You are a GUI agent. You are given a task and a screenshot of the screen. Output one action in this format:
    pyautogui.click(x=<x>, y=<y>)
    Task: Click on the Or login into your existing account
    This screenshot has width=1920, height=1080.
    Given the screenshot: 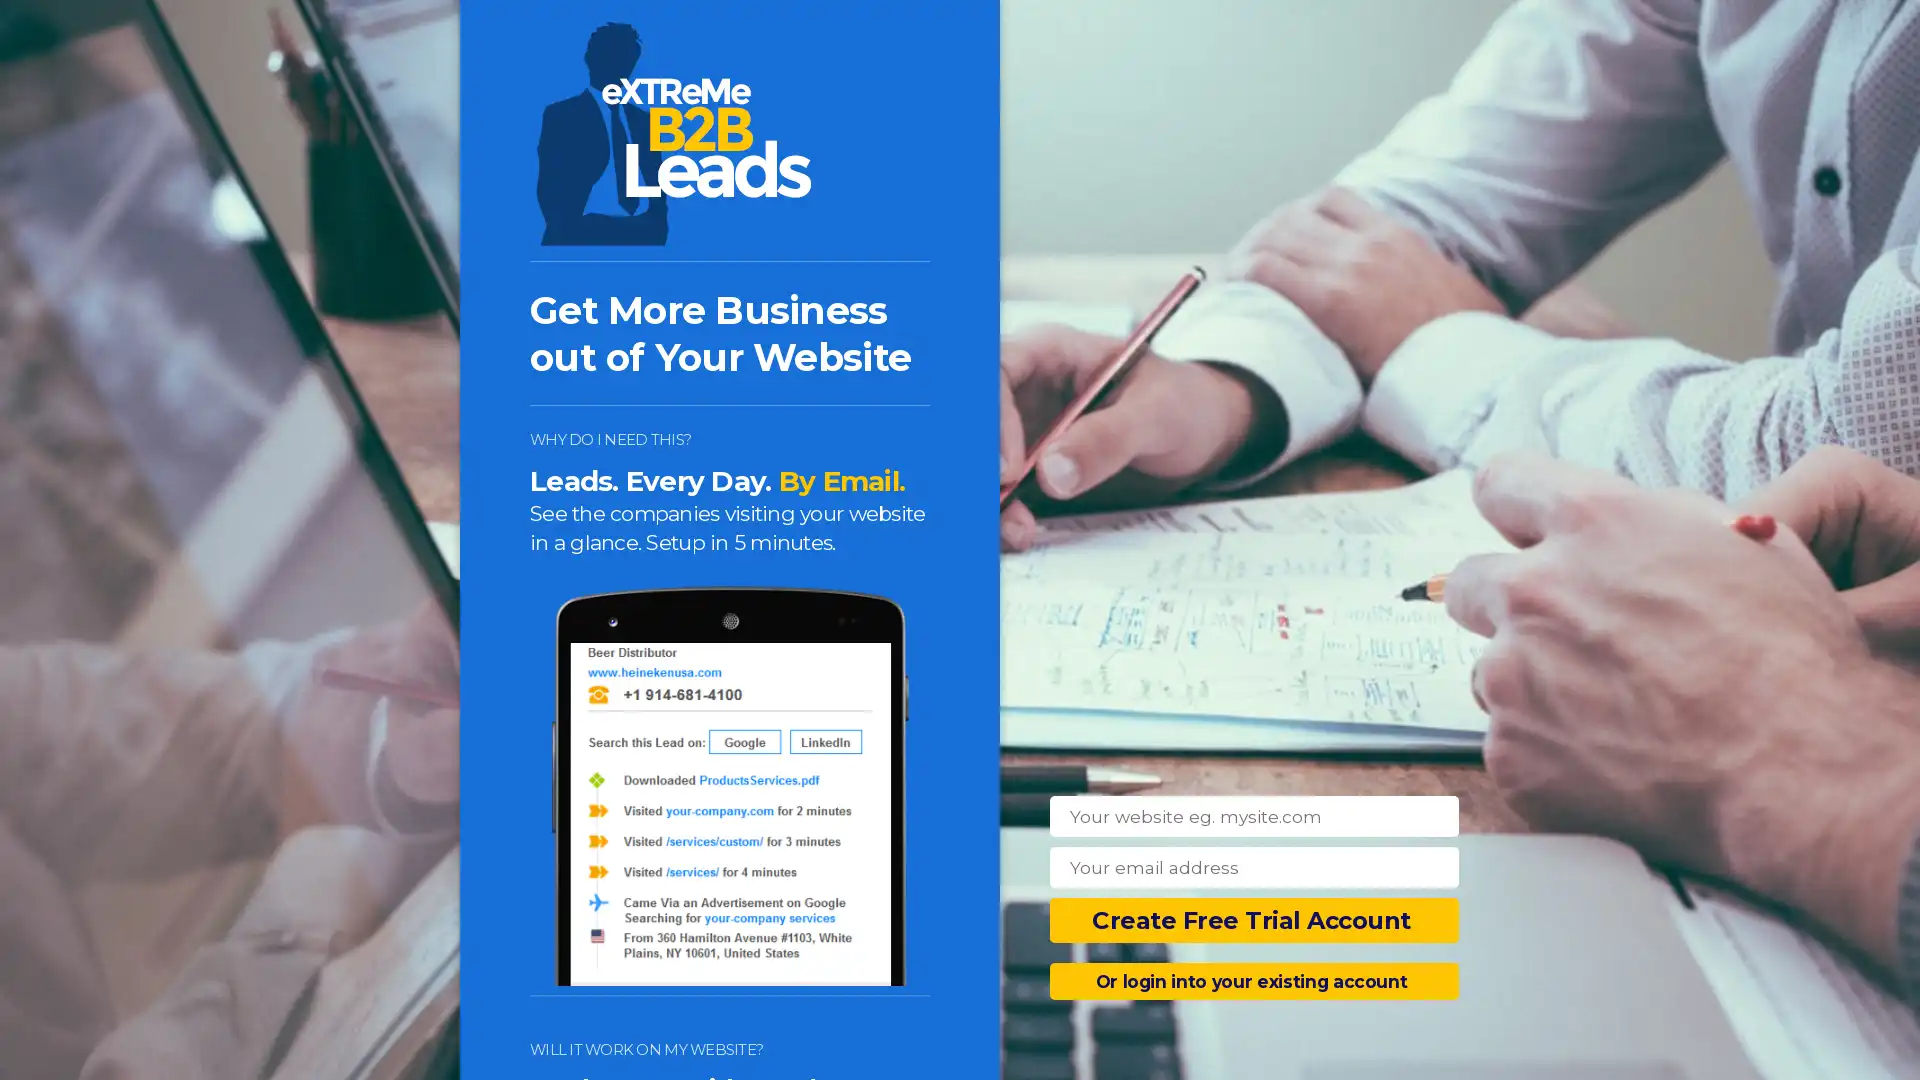 What is the action you would take?
    pyautogui.click(x=1253, y=980)
    